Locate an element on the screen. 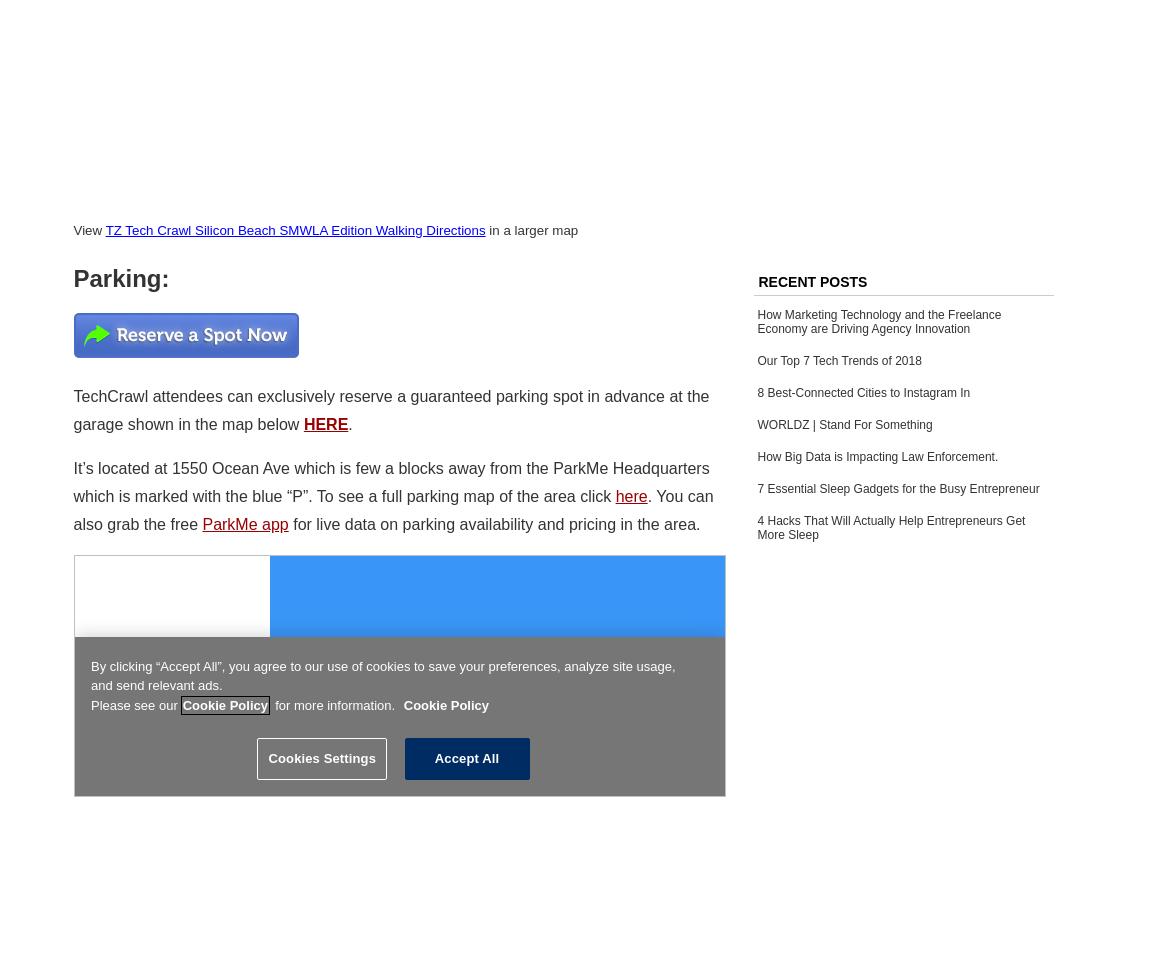 This screenshot has height=955, width=1160. 'TZ Tech Crawl Silicon Beach SMWLA Edition Walking Directions' is located at coordinates (293, 229).